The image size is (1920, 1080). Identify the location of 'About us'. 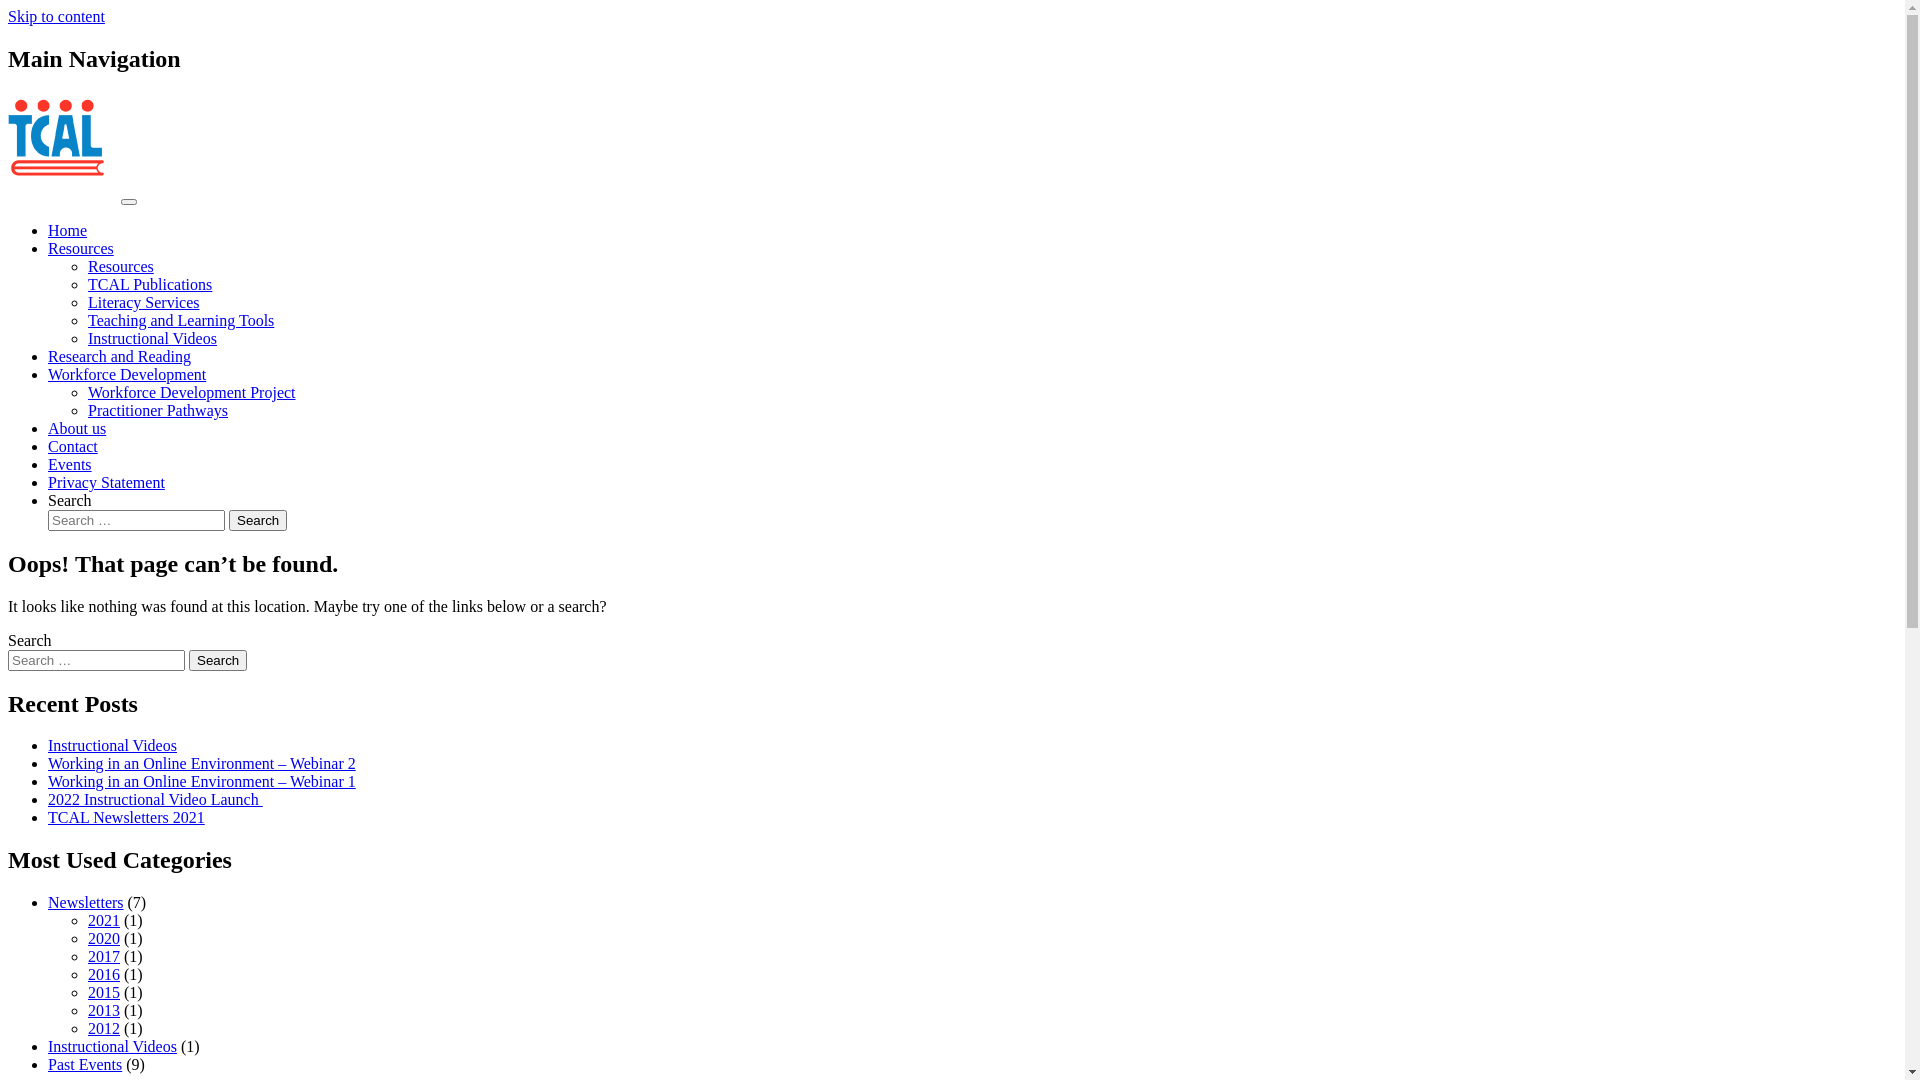
(76, 427).